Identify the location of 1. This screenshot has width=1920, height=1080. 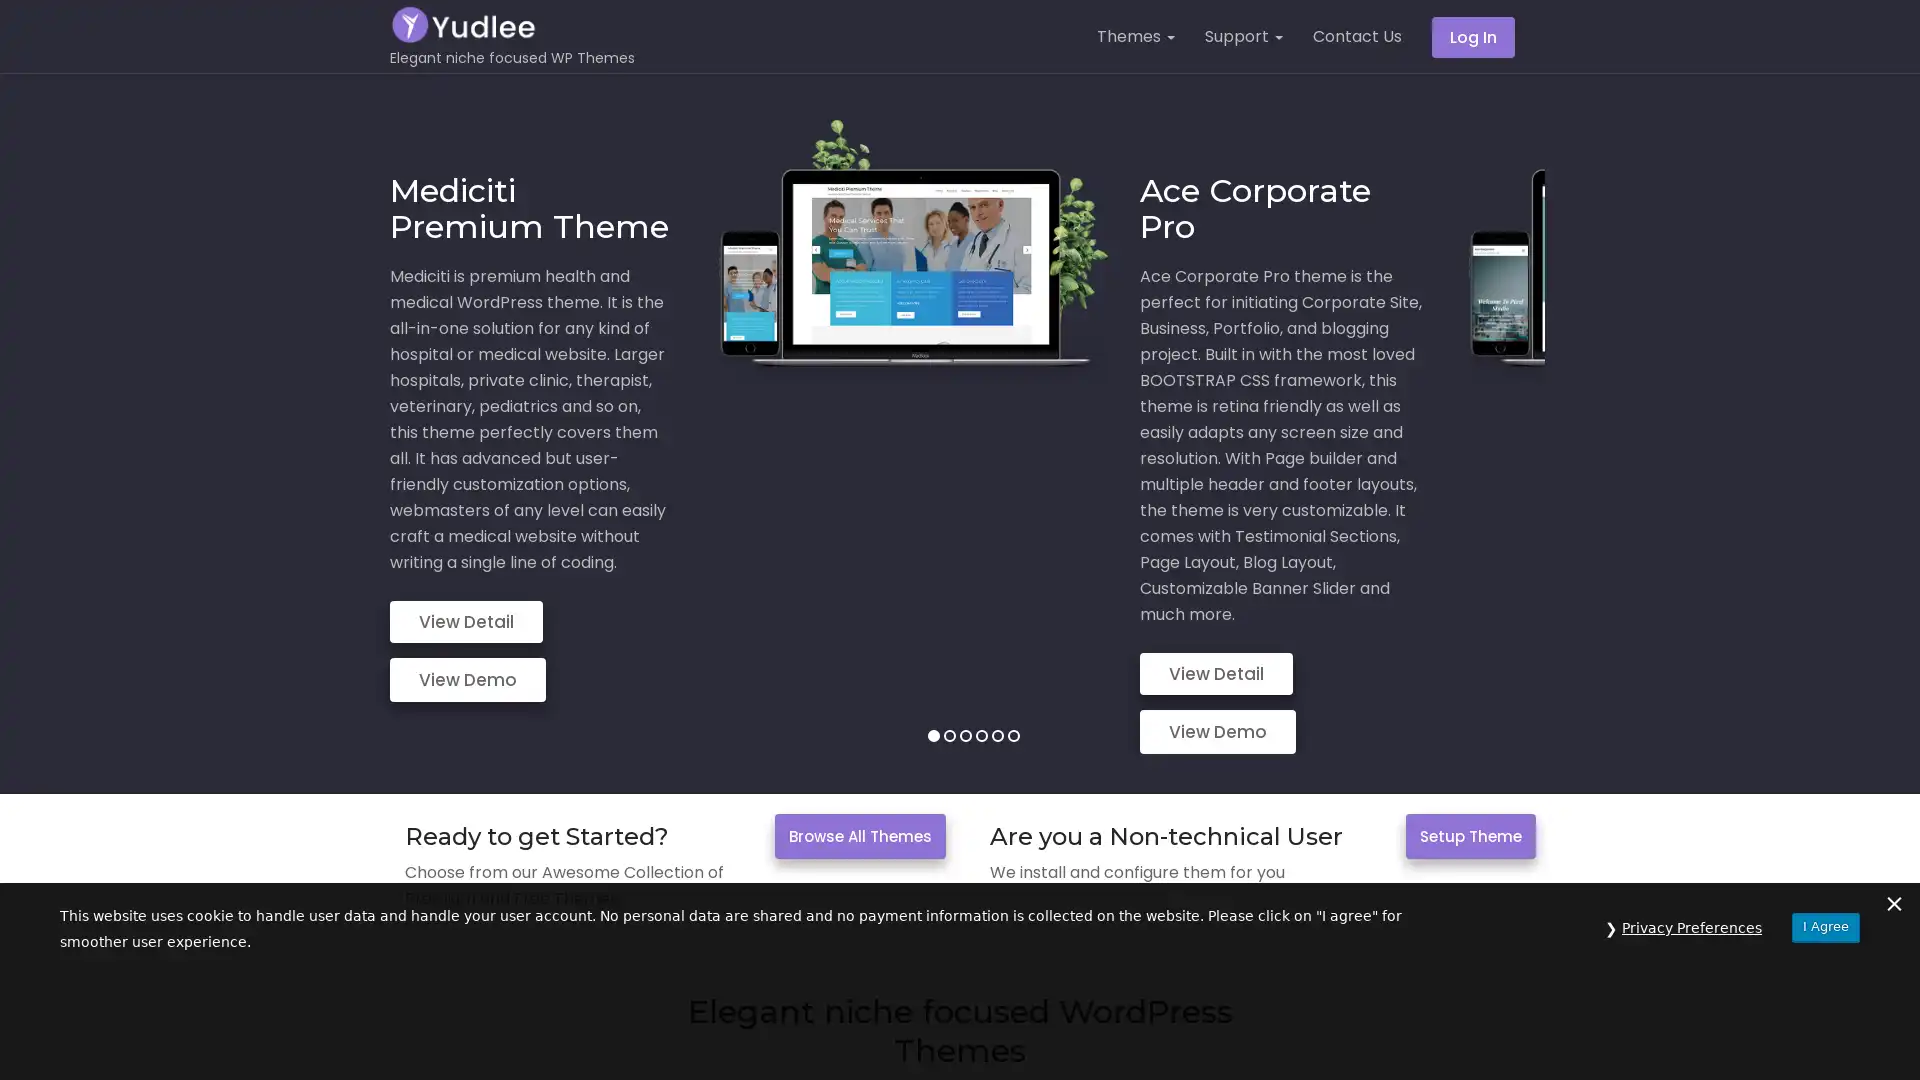
(931, 595).